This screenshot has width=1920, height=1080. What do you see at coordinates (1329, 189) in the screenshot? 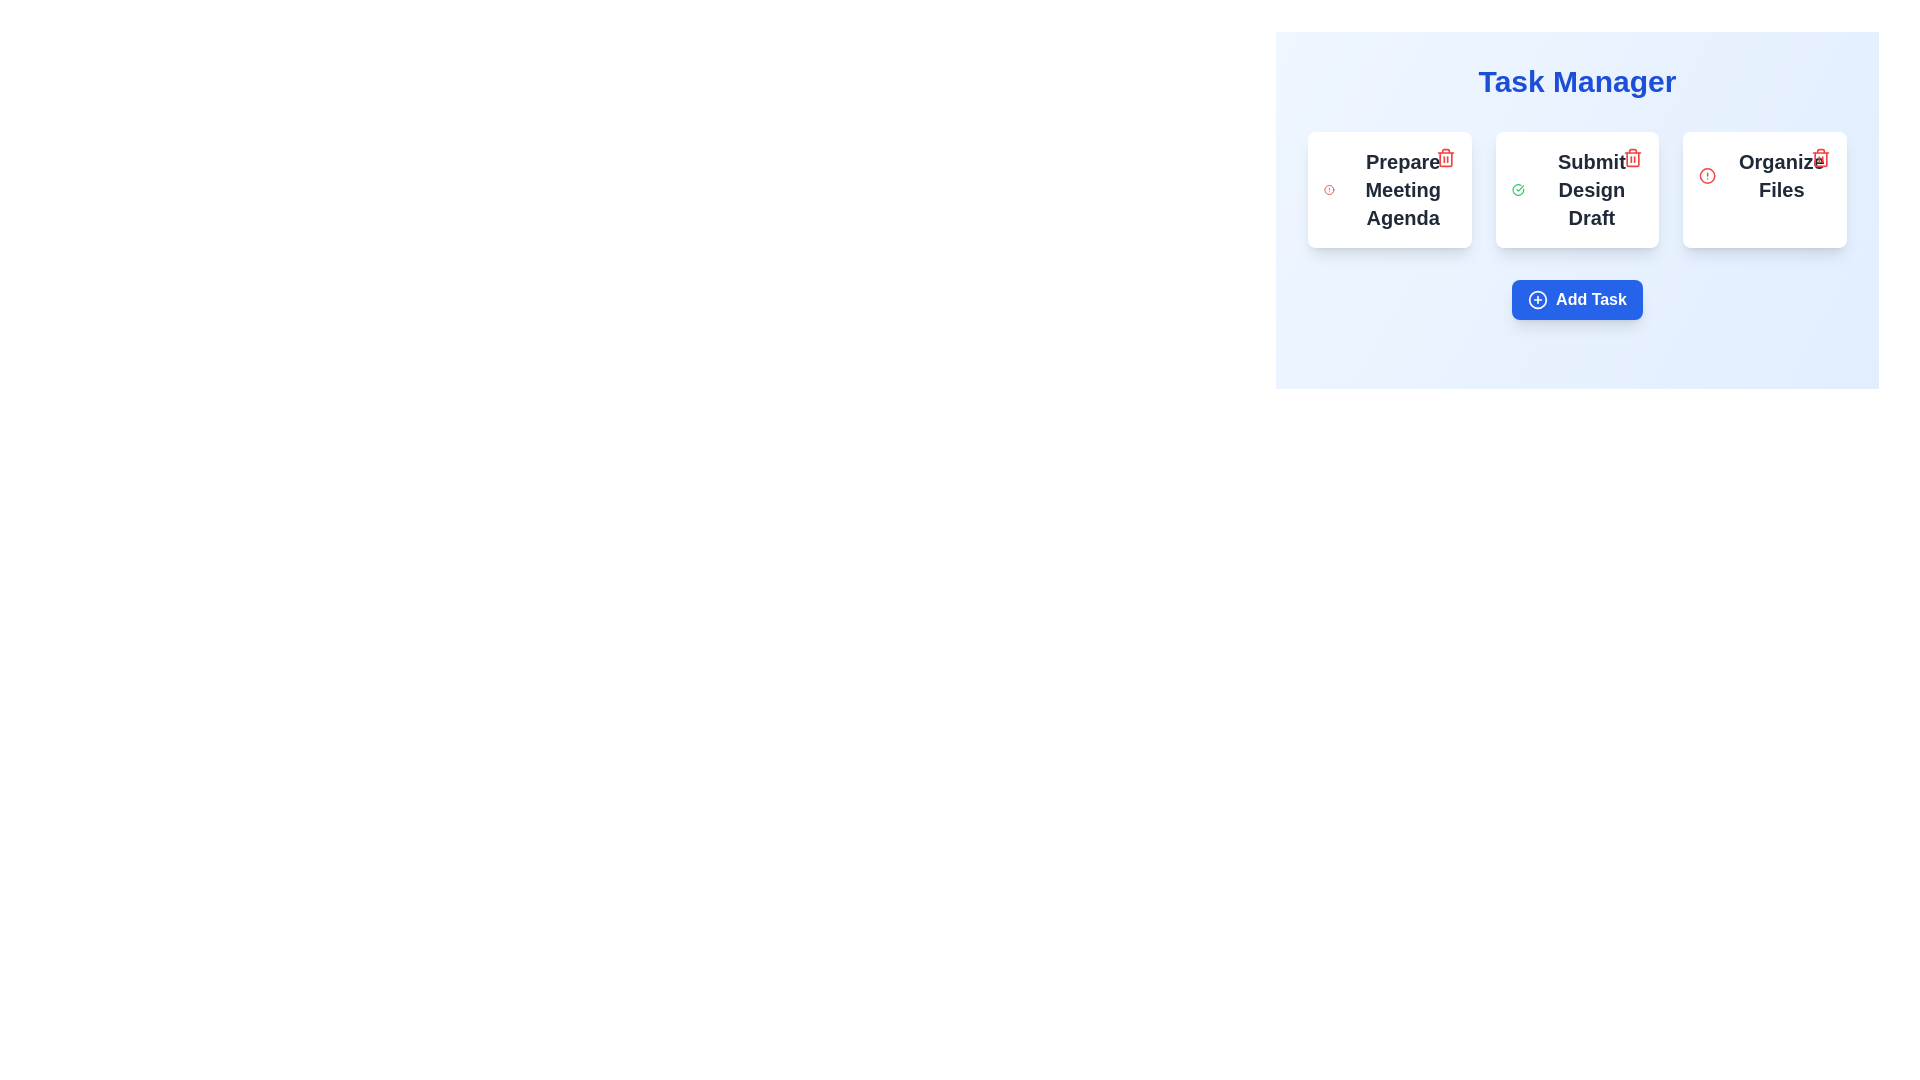
I see `the warning icon (Circle with Stroke) located in the top-right corner of the 'Organize Files' task card to possibly see a tooltip` at bounding box center [1329, 189].